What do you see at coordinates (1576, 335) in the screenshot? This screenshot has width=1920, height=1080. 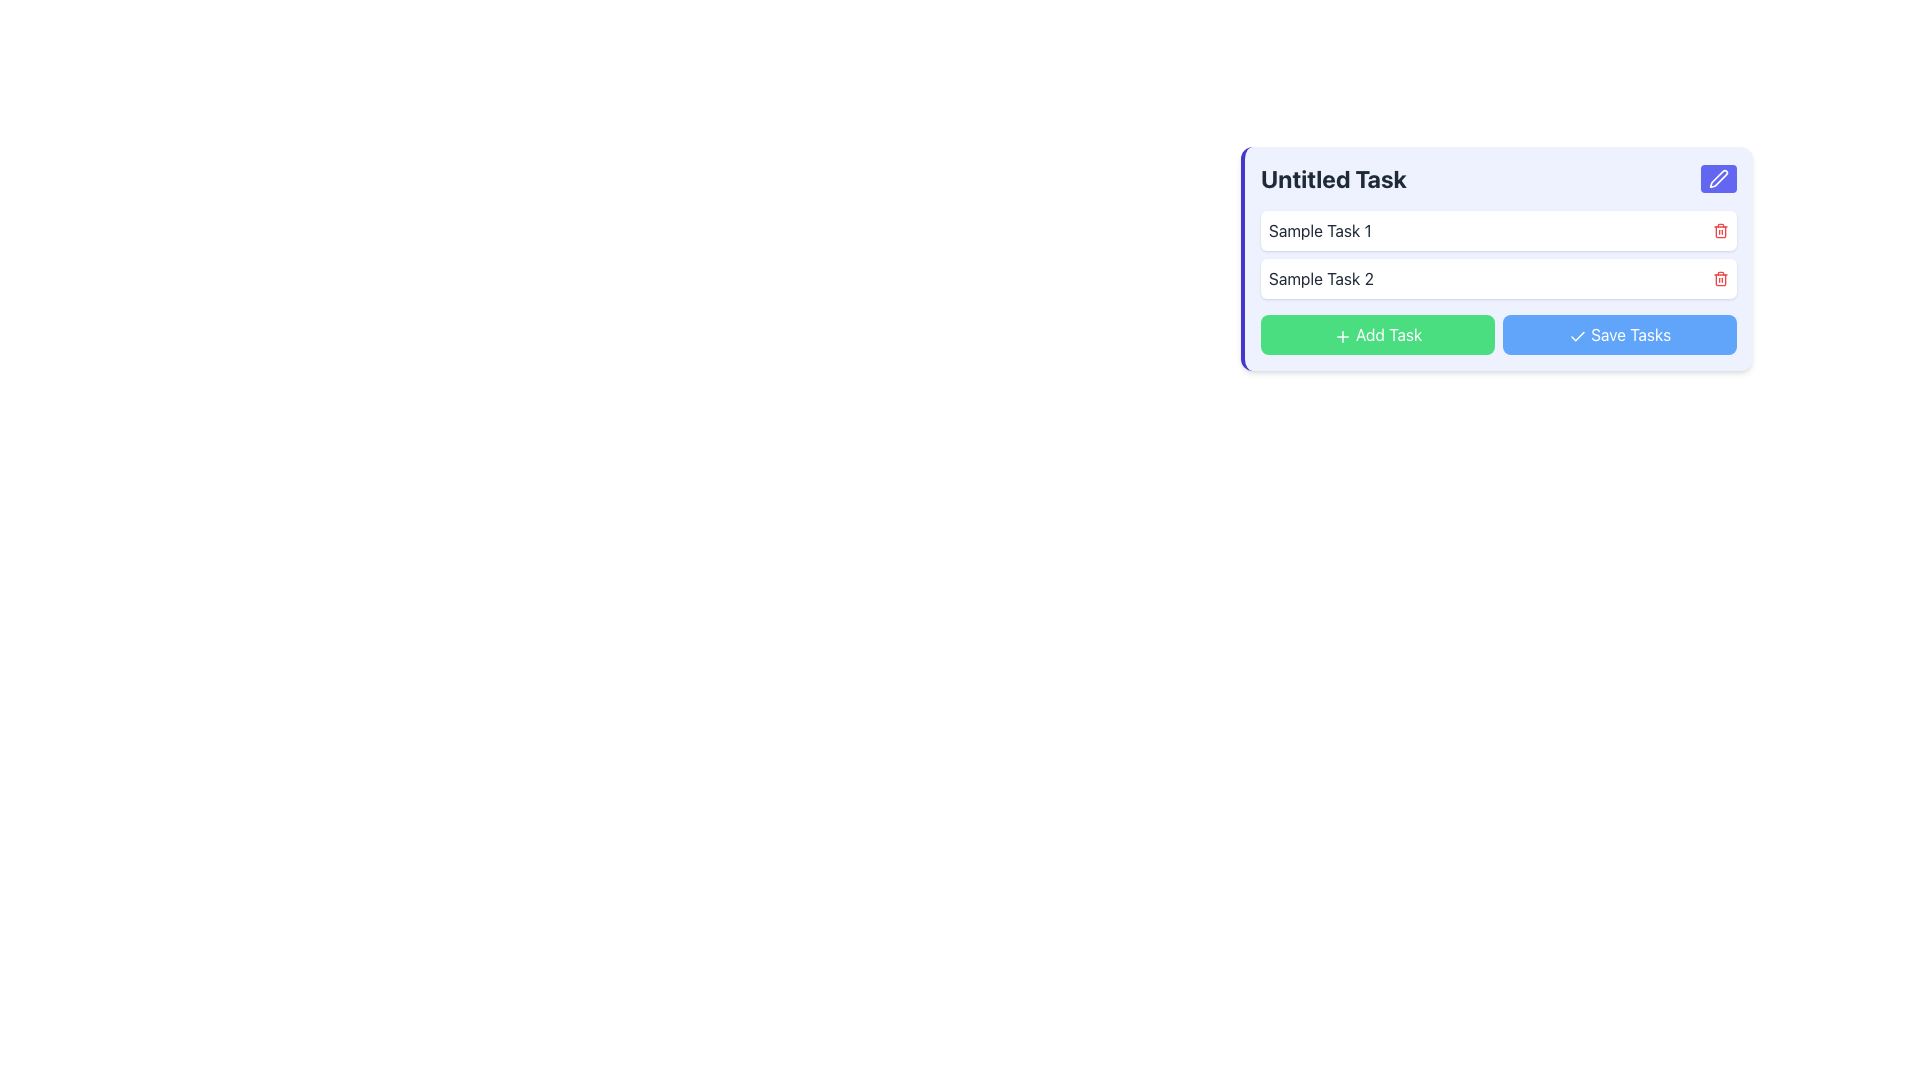 I see `the 'Save Tasks' button which contains the SVG checkmark icon located at the lower right of the task management card` at bounding box center [1576, 335].